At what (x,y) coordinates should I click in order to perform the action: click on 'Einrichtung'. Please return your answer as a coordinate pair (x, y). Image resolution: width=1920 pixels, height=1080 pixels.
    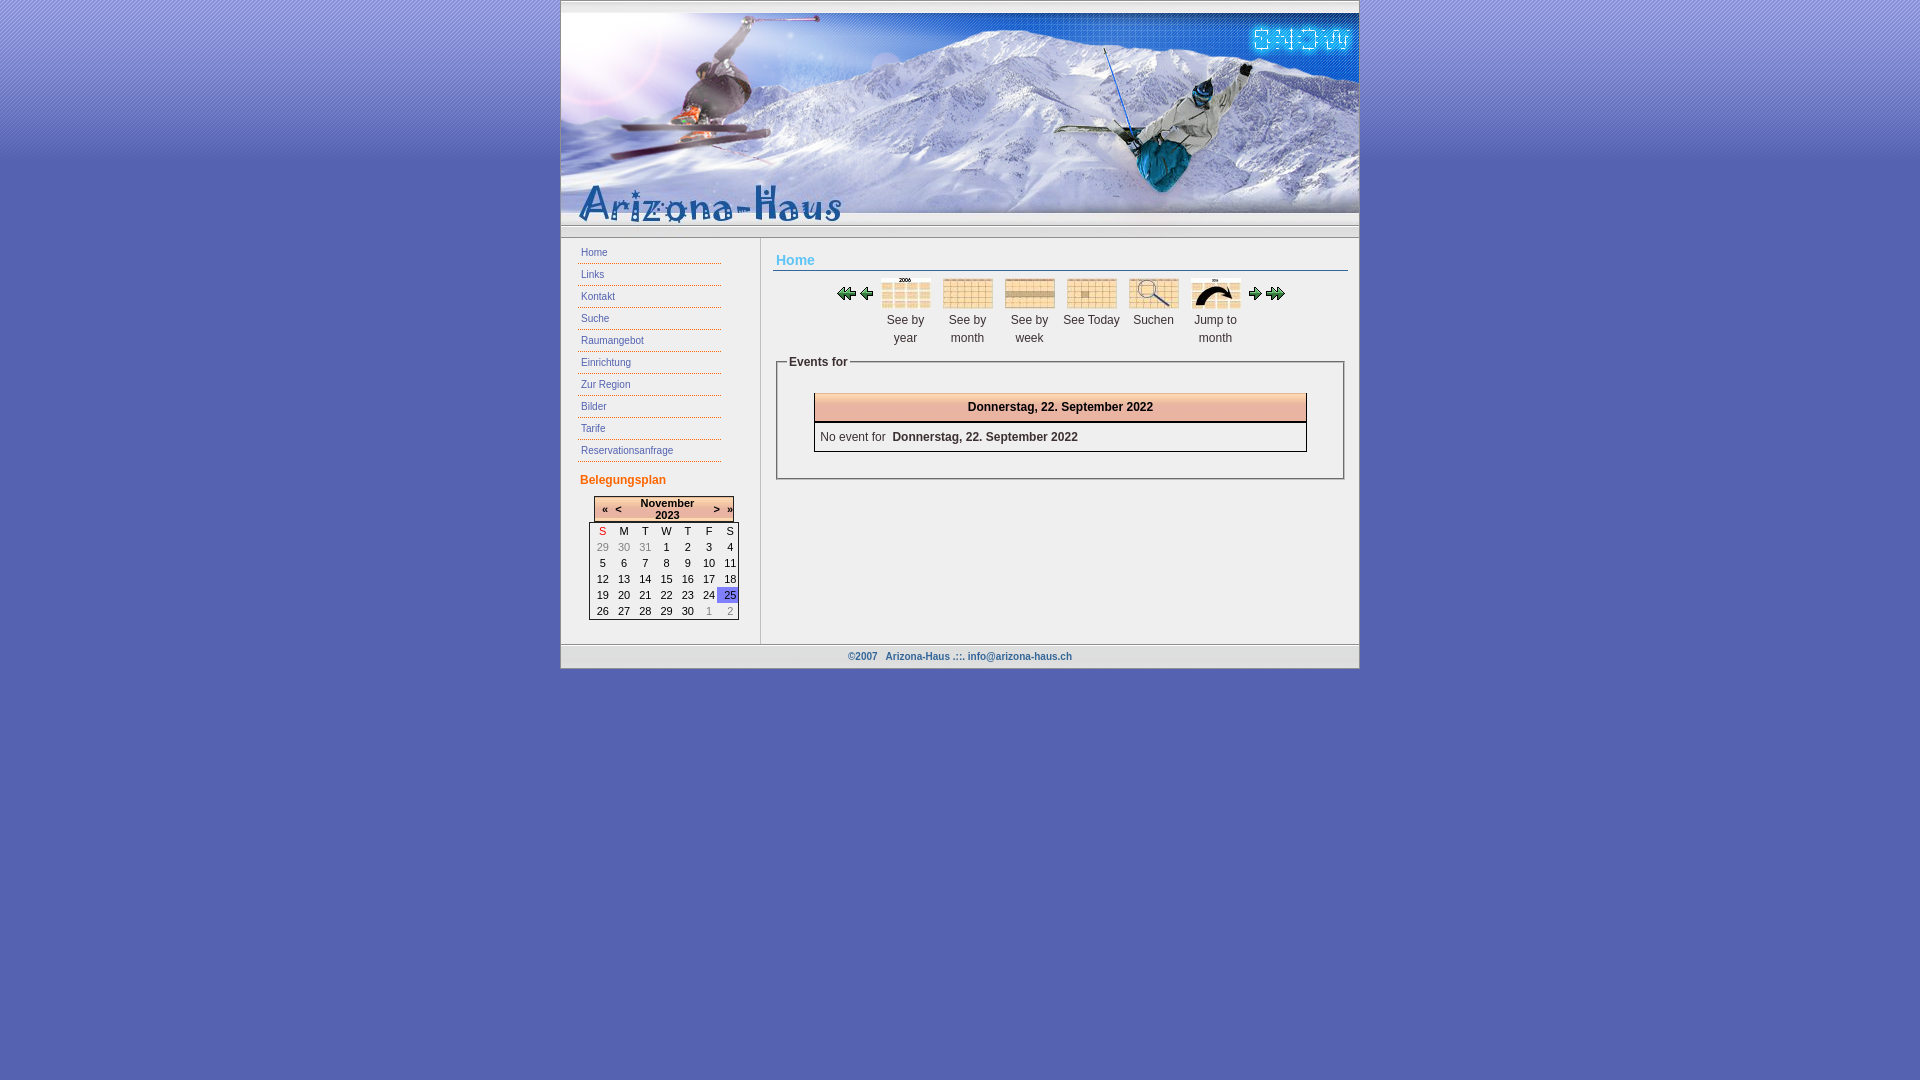
    Looking at the image, I should click on (649, 362).